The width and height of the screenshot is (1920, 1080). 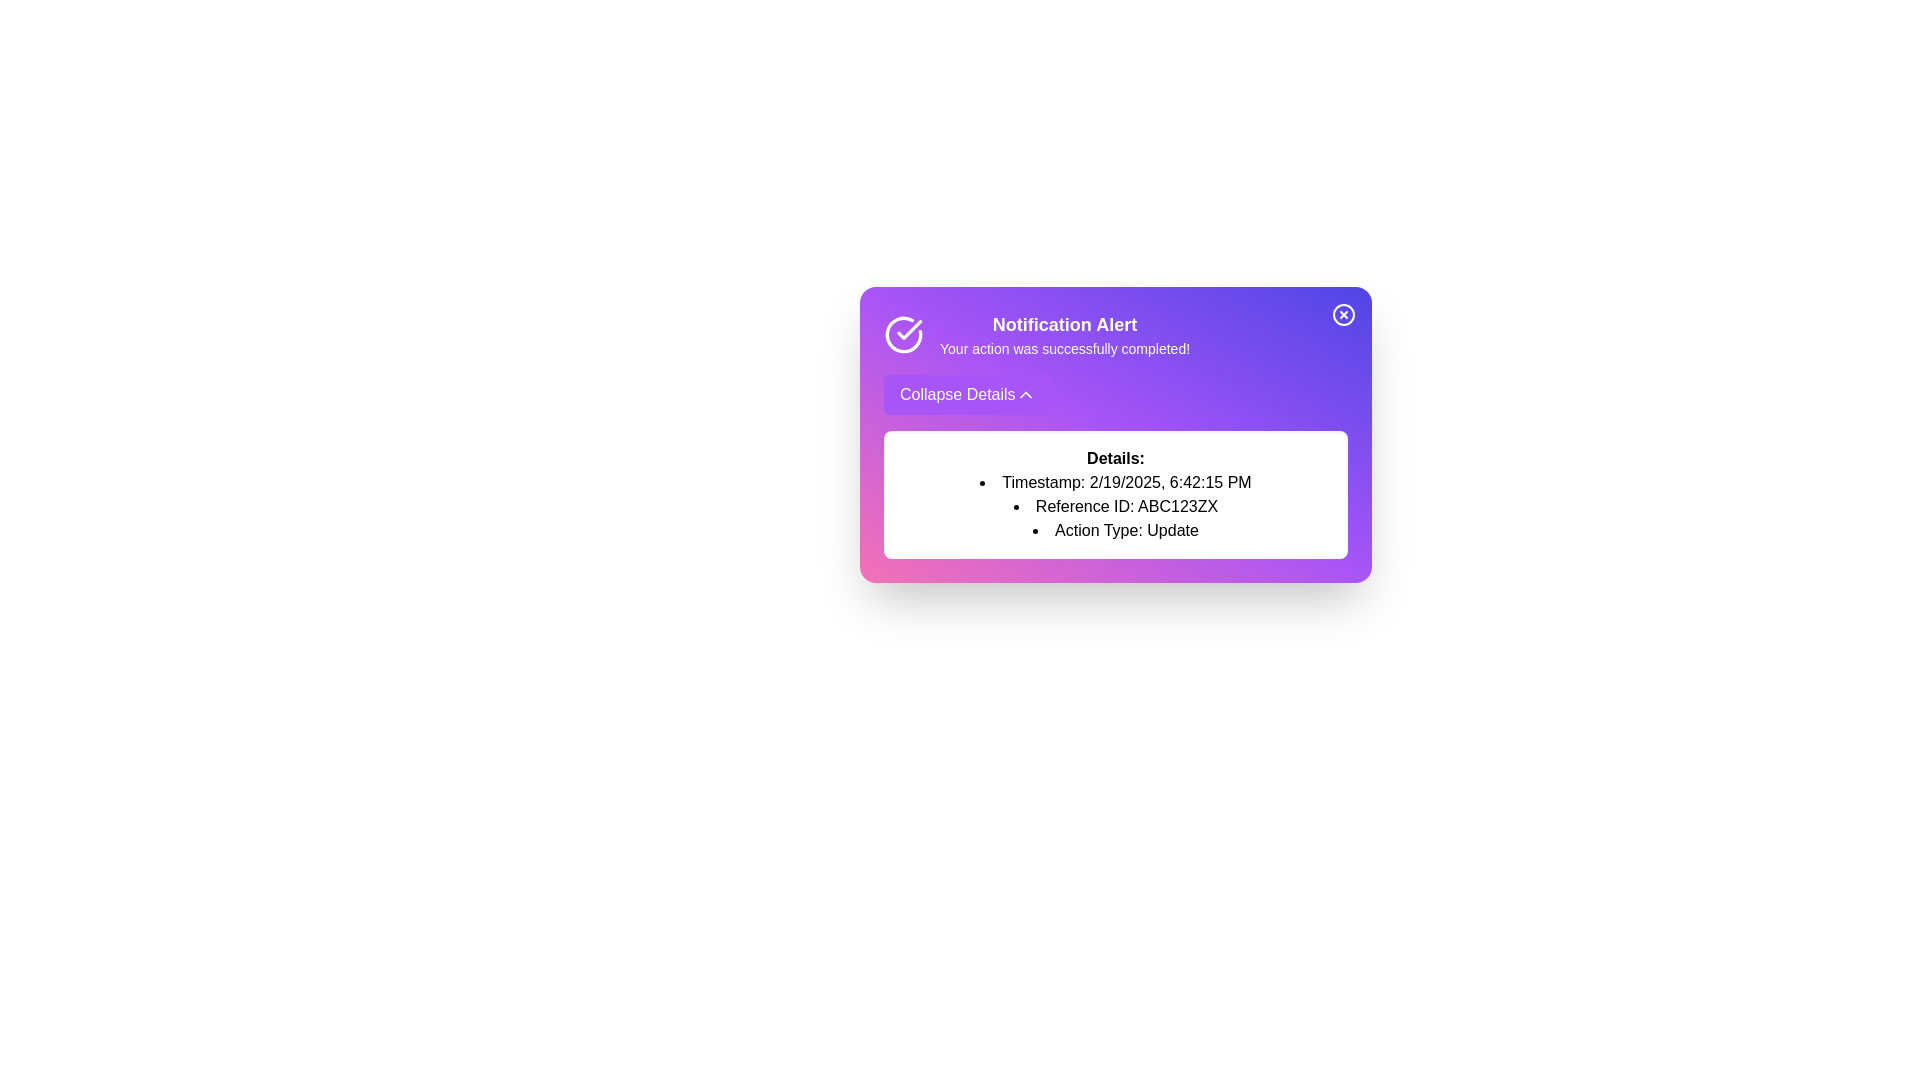 What do you see at coordinates (966, 394) in the screenshot?
I see `the 'Collapse Details' button to toggle the visibility of additional details` at bounding box center [966, 394].